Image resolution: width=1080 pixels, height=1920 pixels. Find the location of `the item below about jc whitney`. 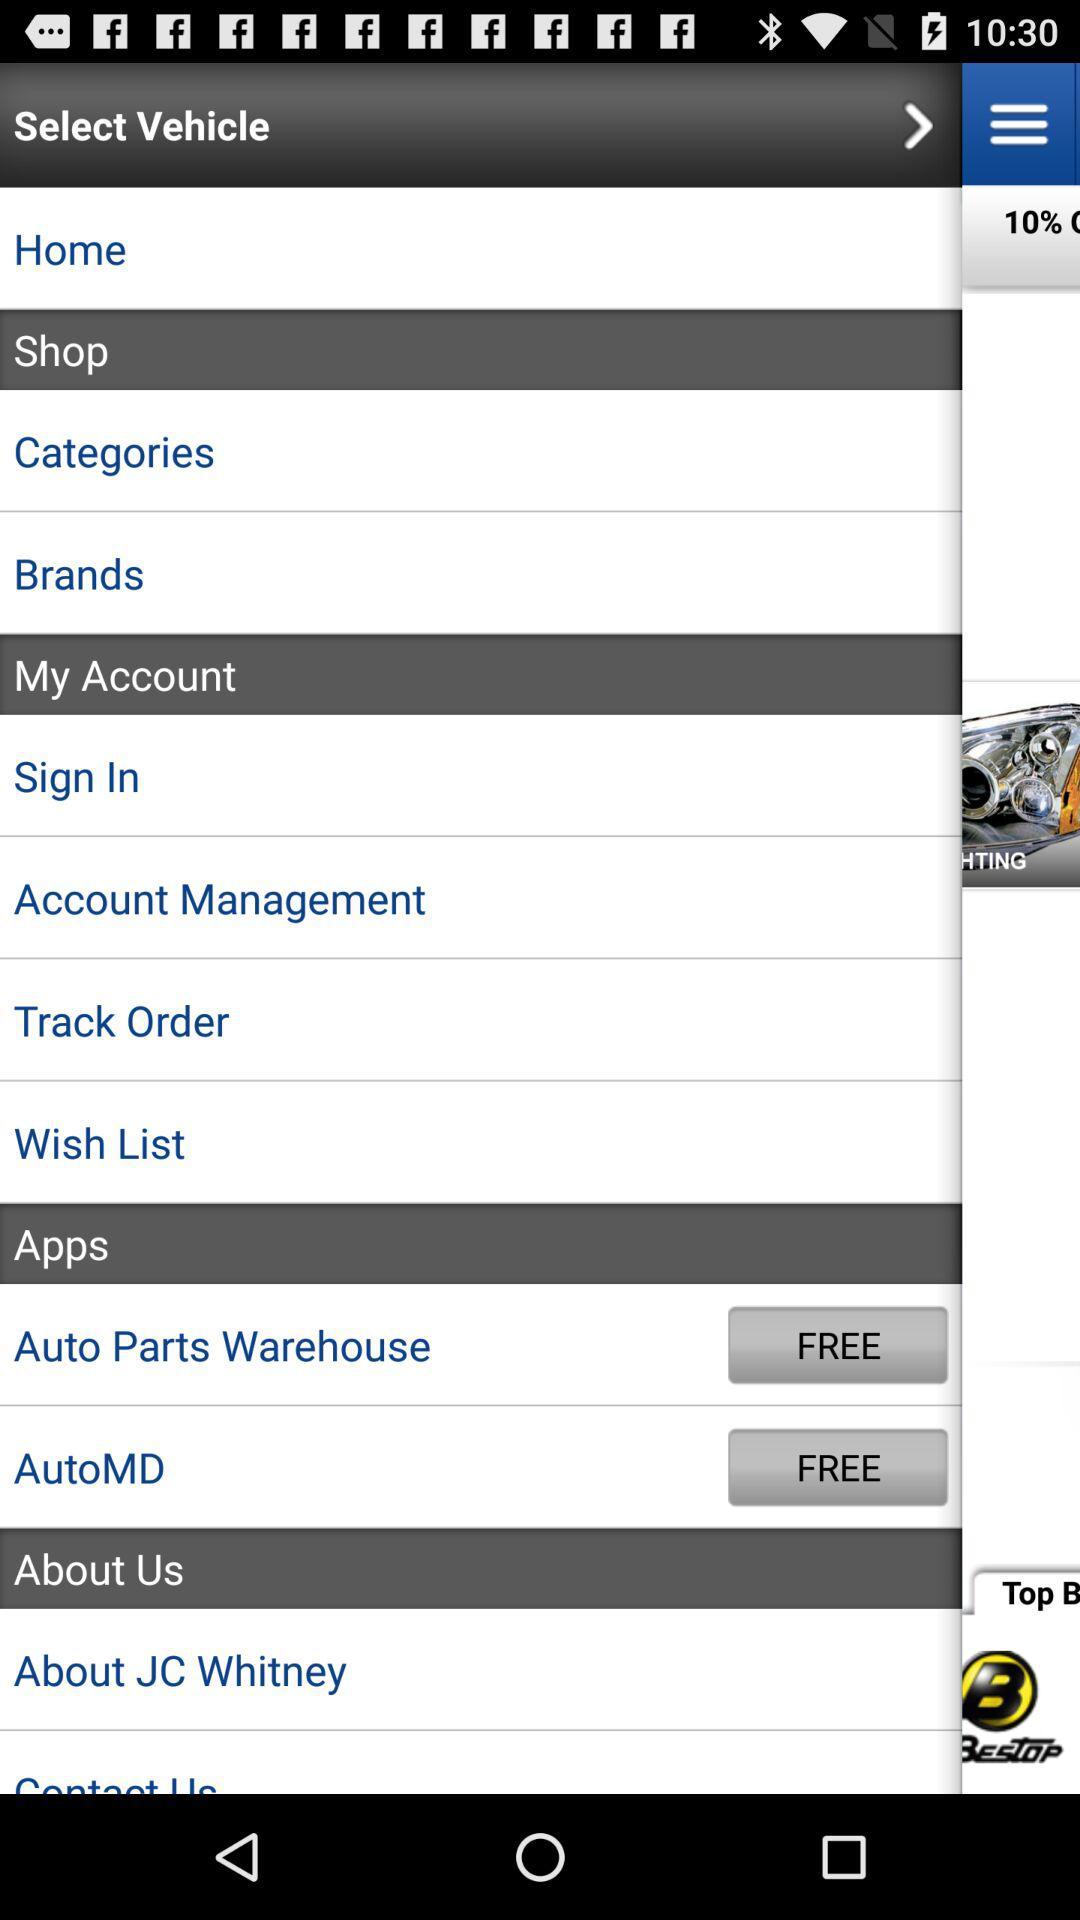

the item below about jc whitney is located at coordinates (481, 1762).